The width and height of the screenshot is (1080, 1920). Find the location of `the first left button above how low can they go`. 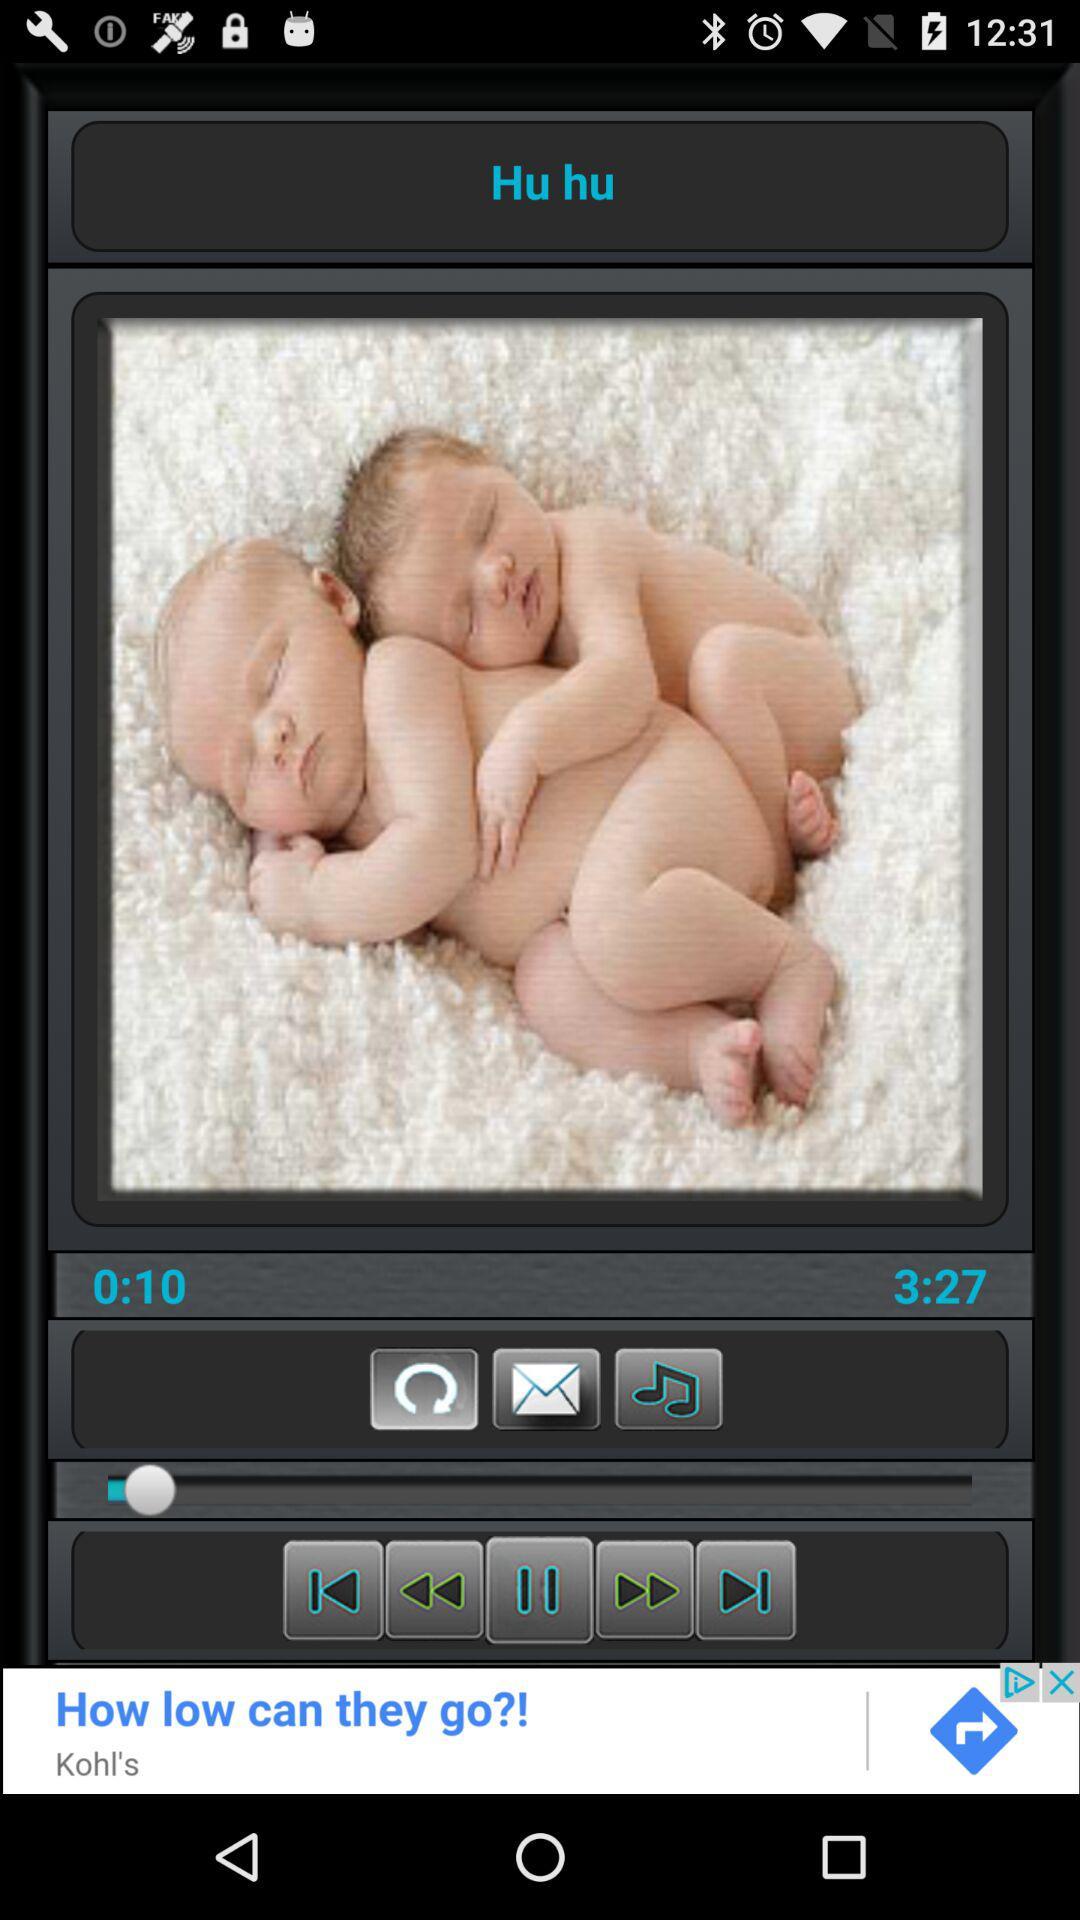

the first left button above how low can they go is located at coordinates (332, 1589).